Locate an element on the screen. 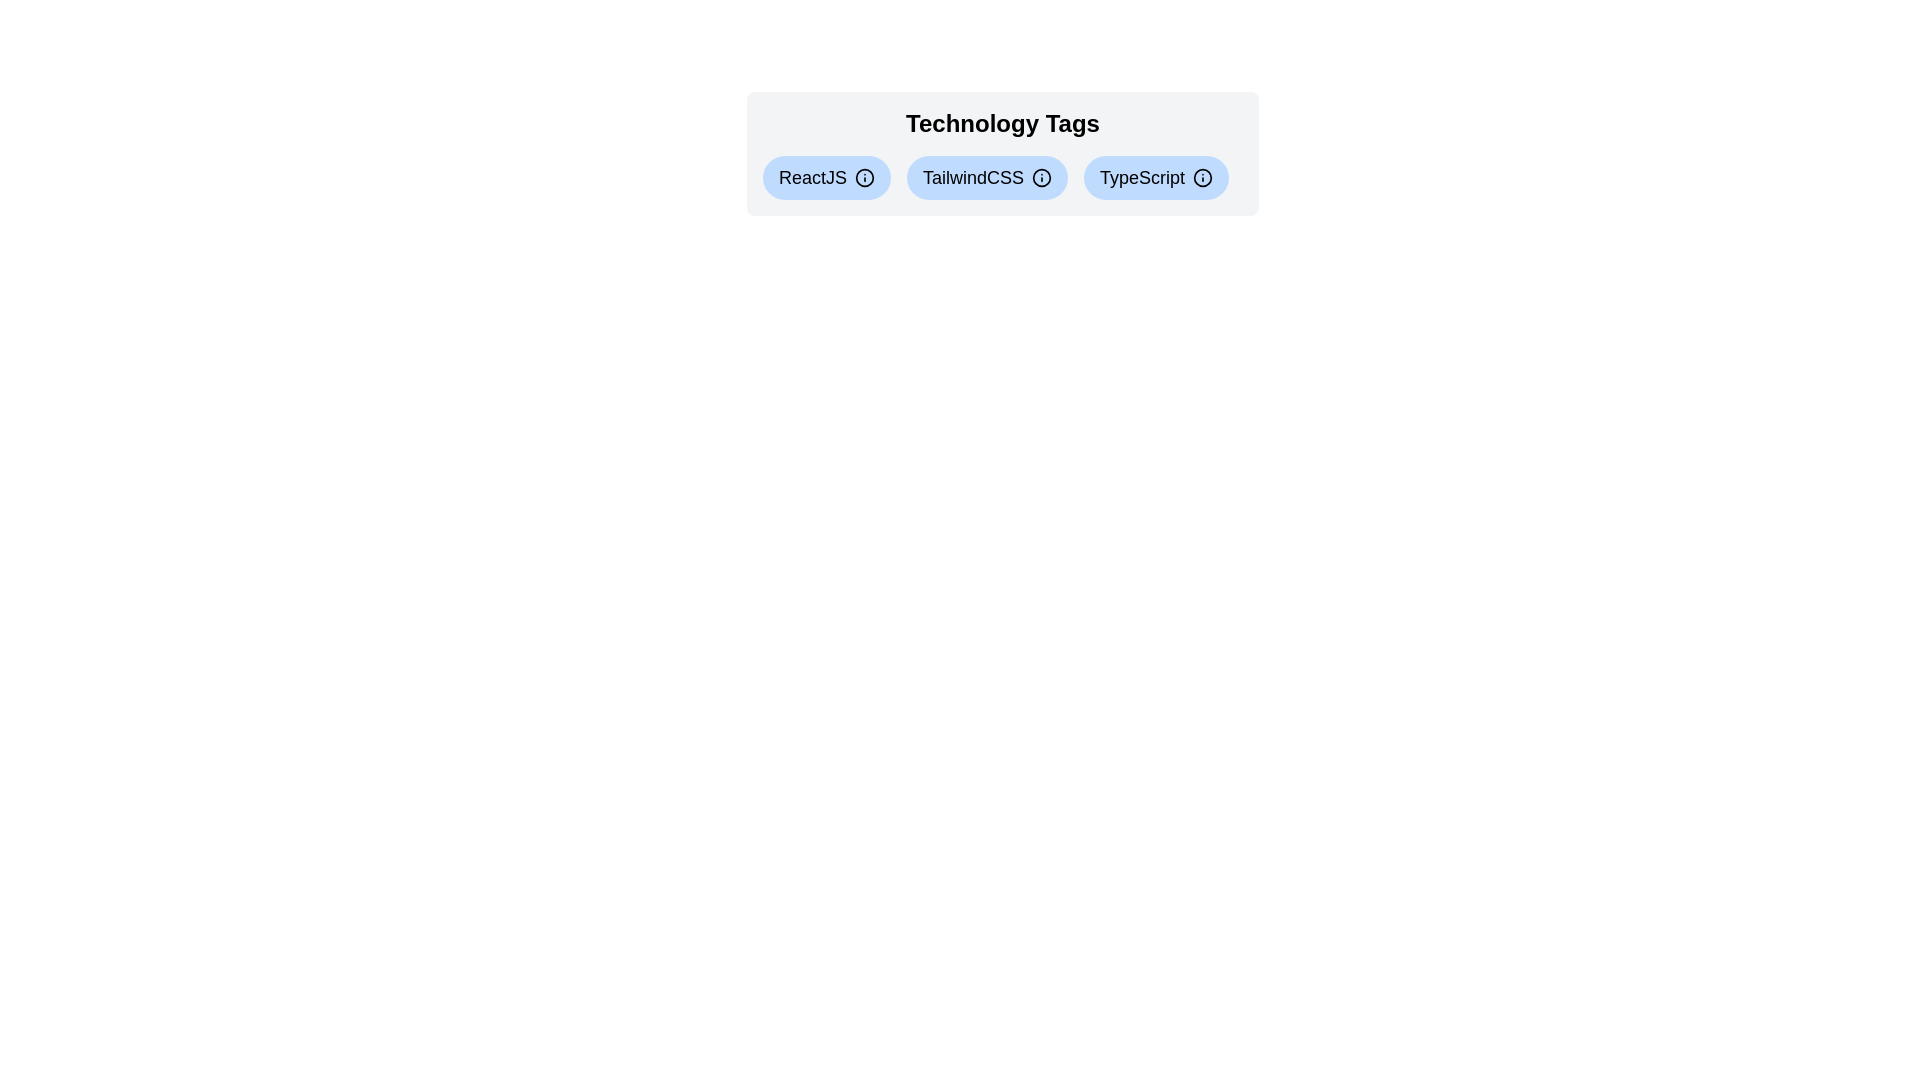 Image resolution: width=1920 pixels, height=1080 pixels. the 'Info' icon of the tag labeled TailwindCSS is located at coordinates (1040, 176).